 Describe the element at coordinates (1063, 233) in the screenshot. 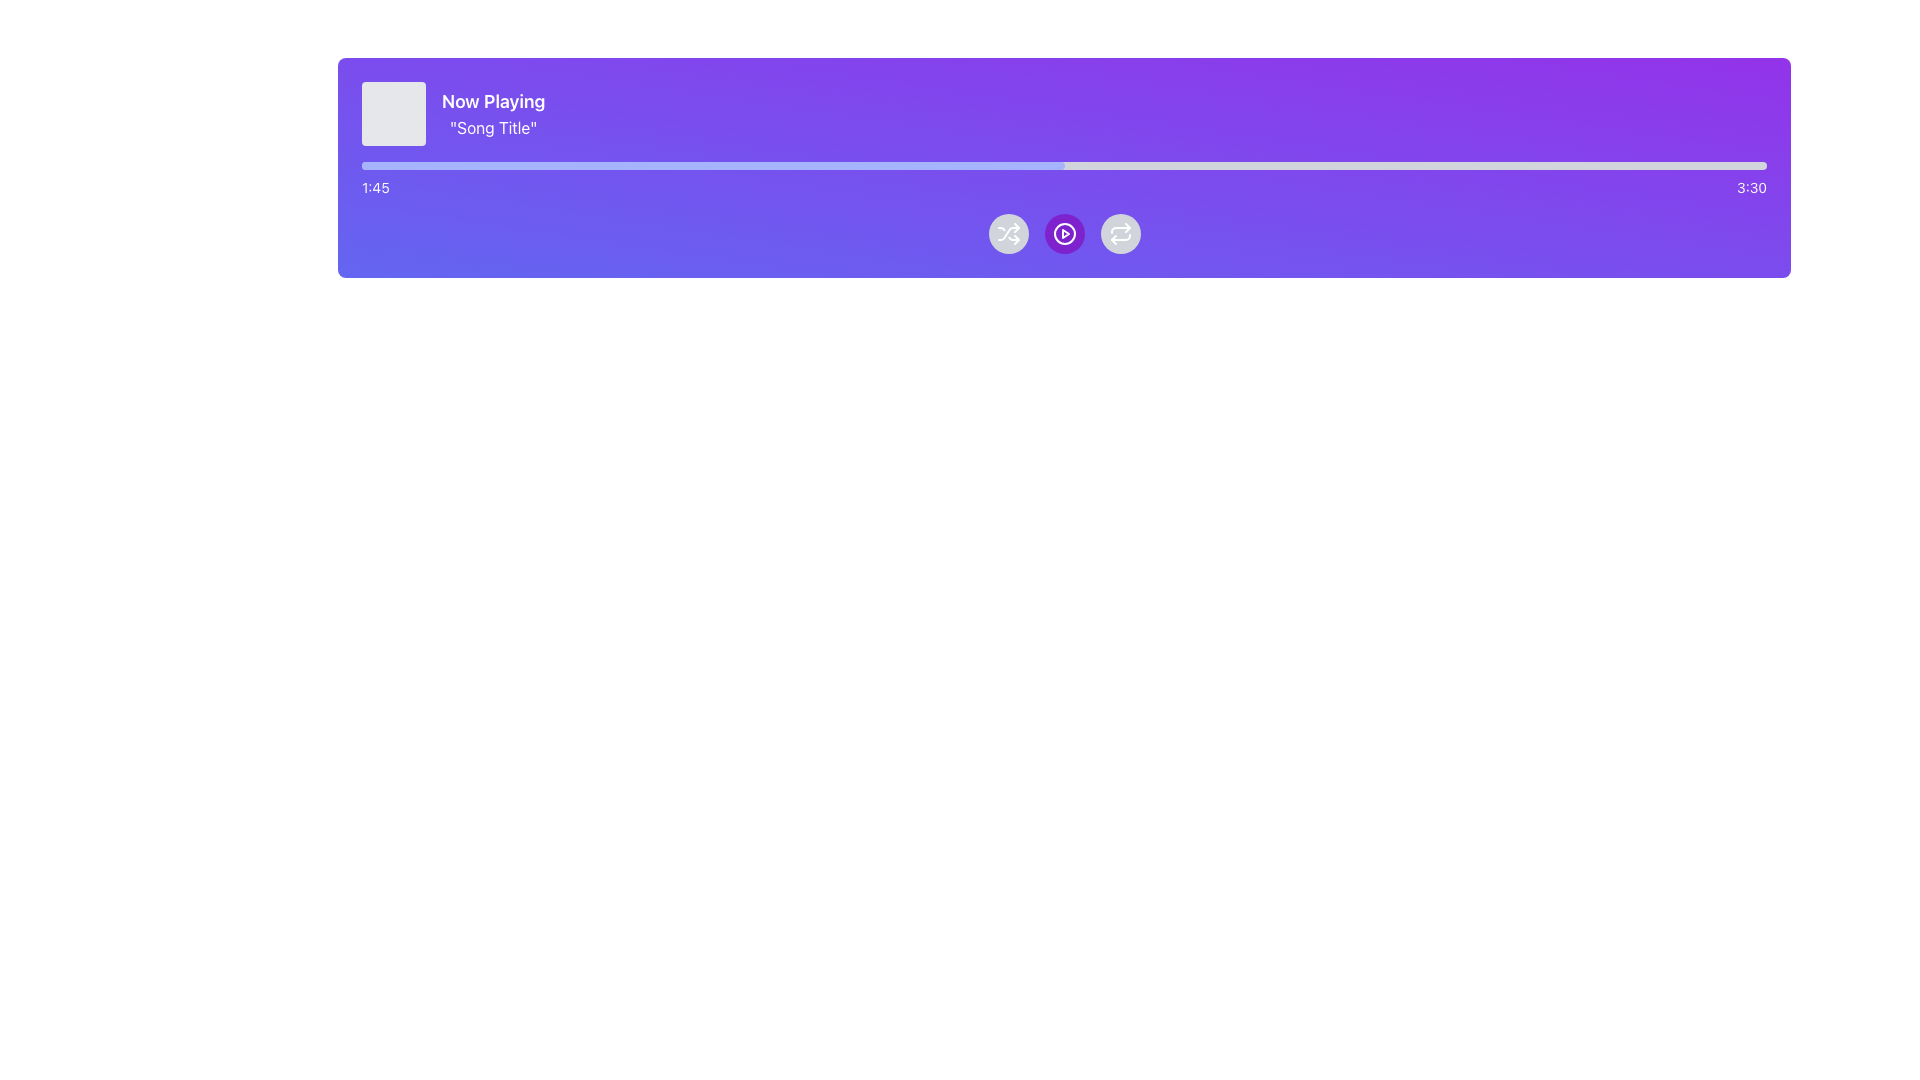

I see `the middle play button in the music player interface` at that location.